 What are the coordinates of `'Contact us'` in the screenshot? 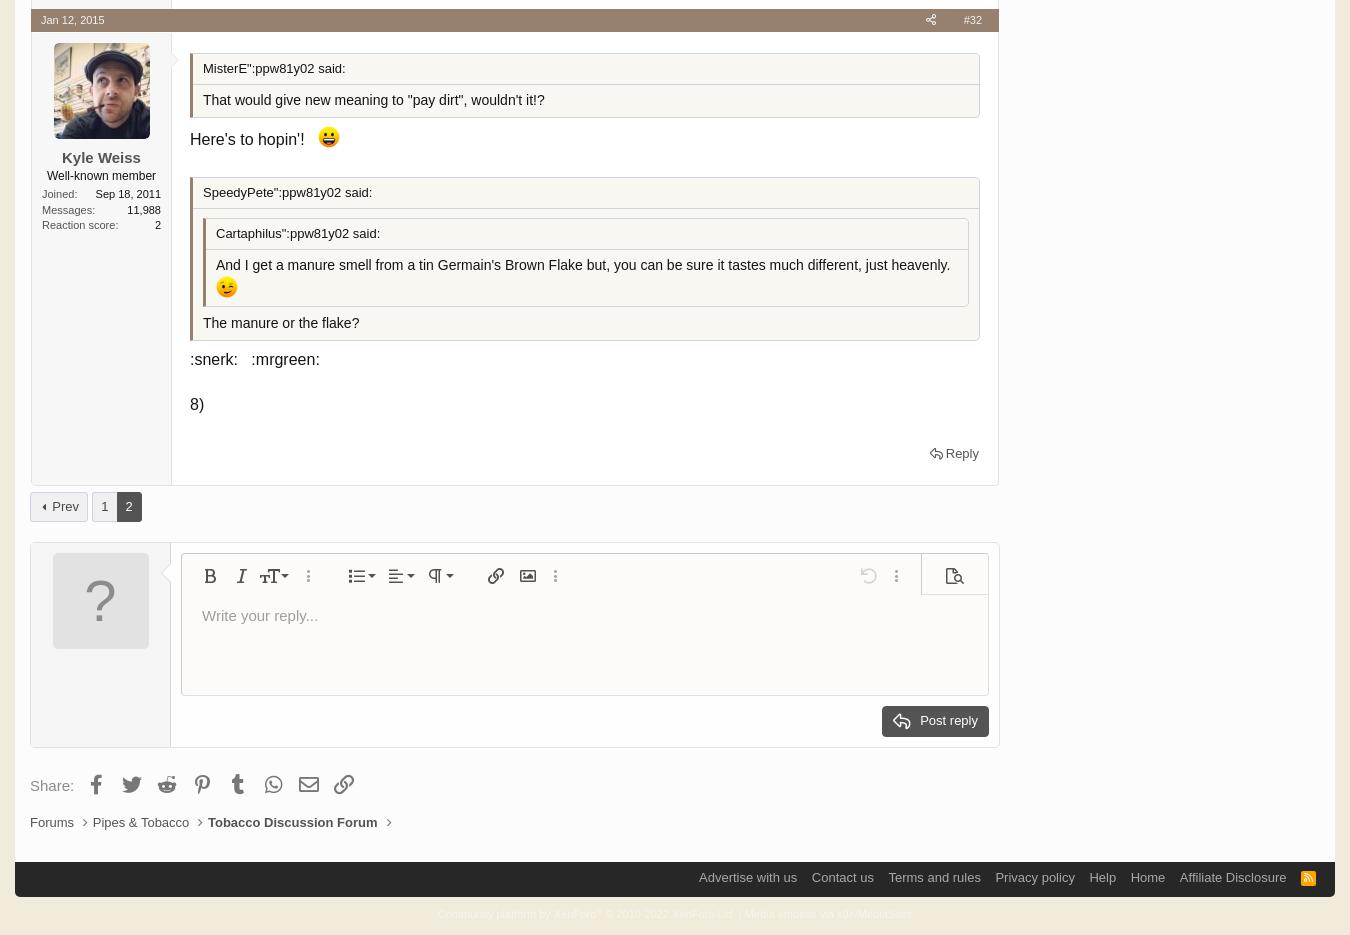 It's located at (841, 876).